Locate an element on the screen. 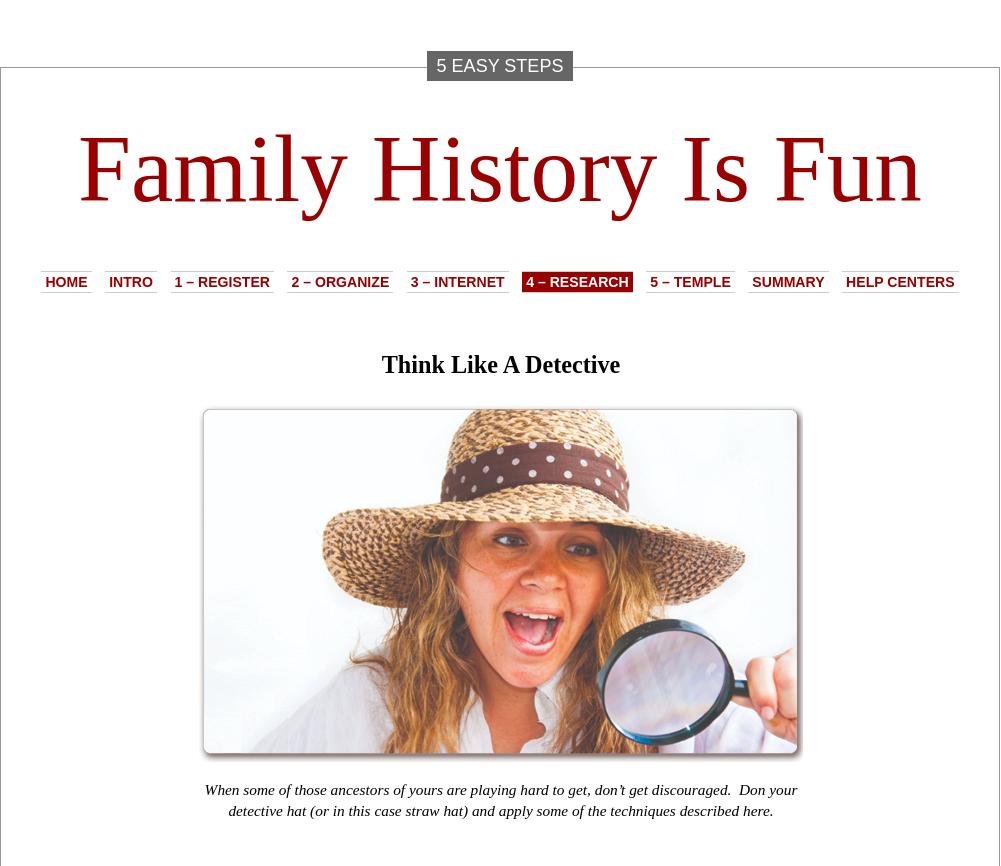 This screenshot has width=1001, height=866. 'When some of those ancestors of yours are playing hard to get, don’t get discouraged.  Don your detective hat (or in this case straw hat) and apply some of the techniques described here' is located at coordinates (500, 797).